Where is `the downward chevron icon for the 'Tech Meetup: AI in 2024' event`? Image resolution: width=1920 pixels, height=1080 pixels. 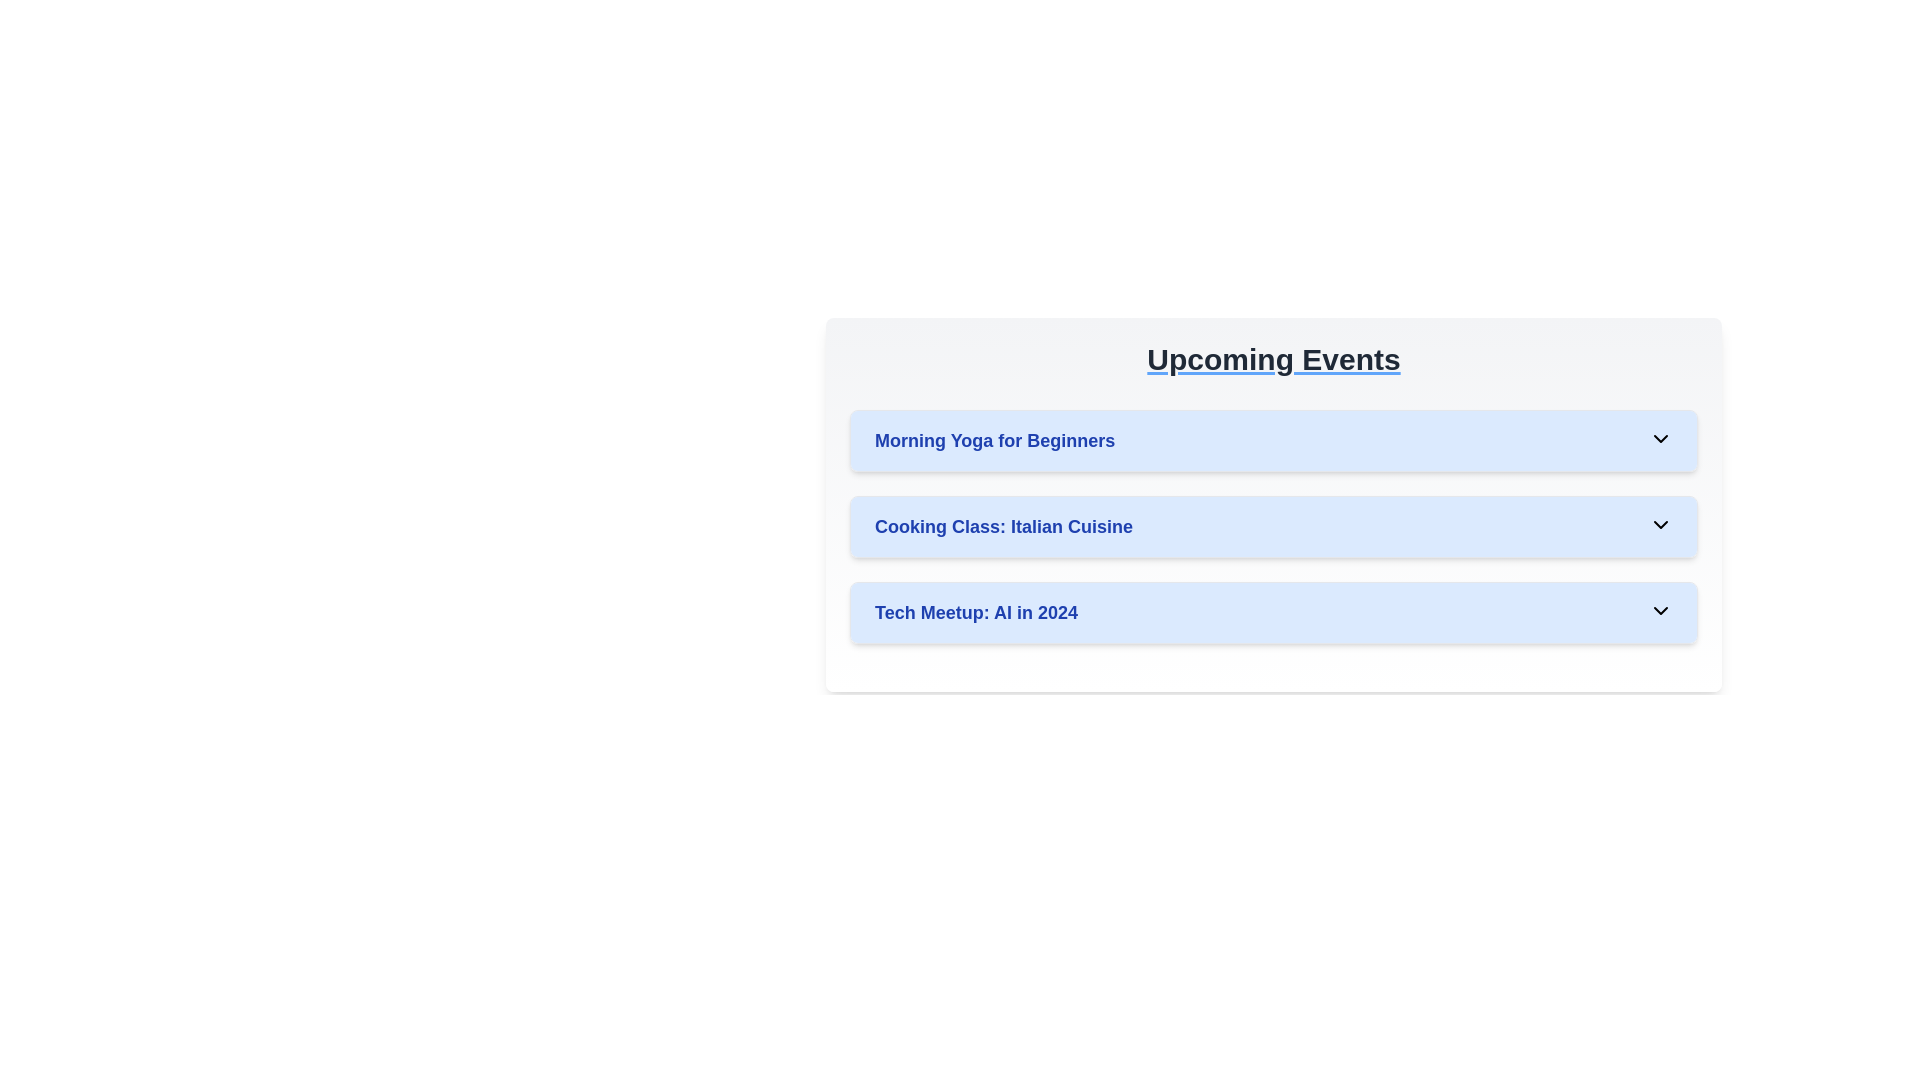
the downward chevron icon for the 'Tech Meetup: AI in 2024' event is located at coordinates (1660, 609).